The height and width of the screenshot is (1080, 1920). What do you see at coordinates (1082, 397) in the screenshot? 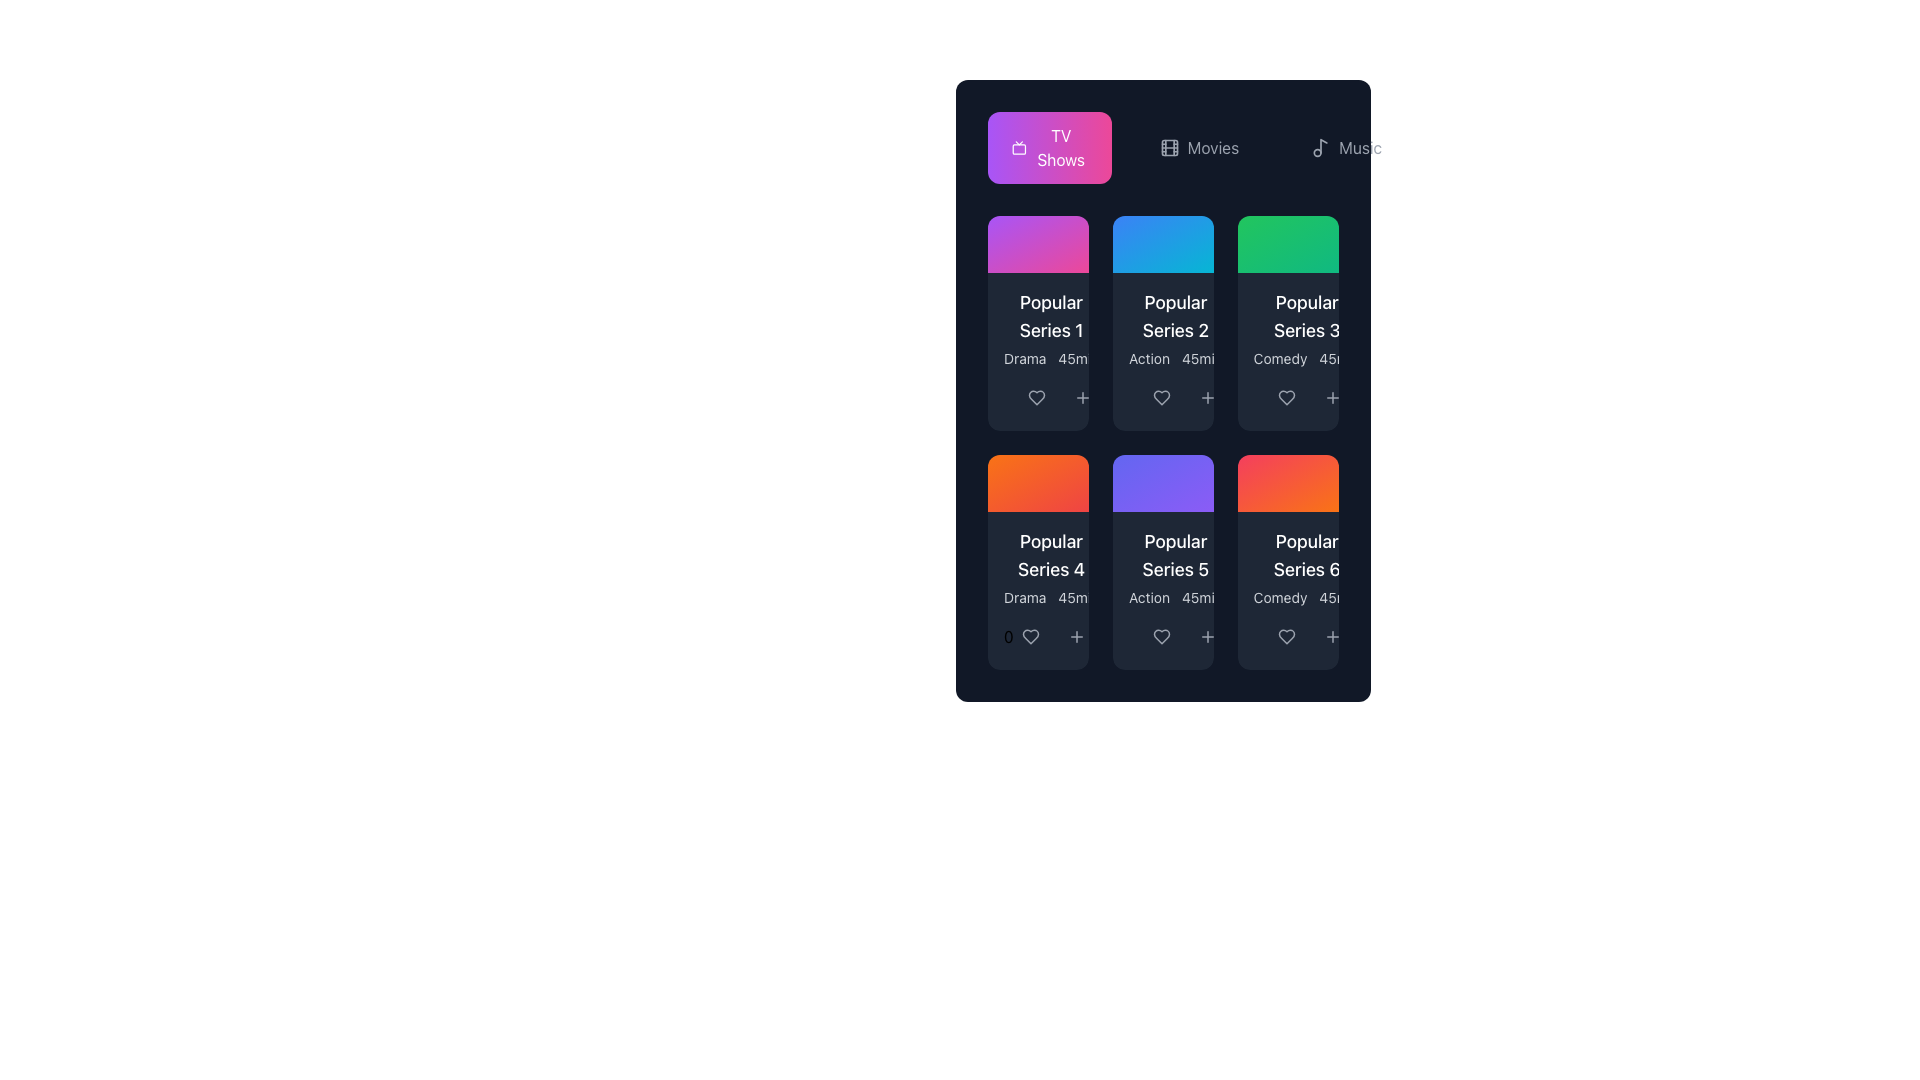
I see `the '+' icon button located in the bottom right area of the 'Popular Series 1' card` at bounding box center [1082, 397].